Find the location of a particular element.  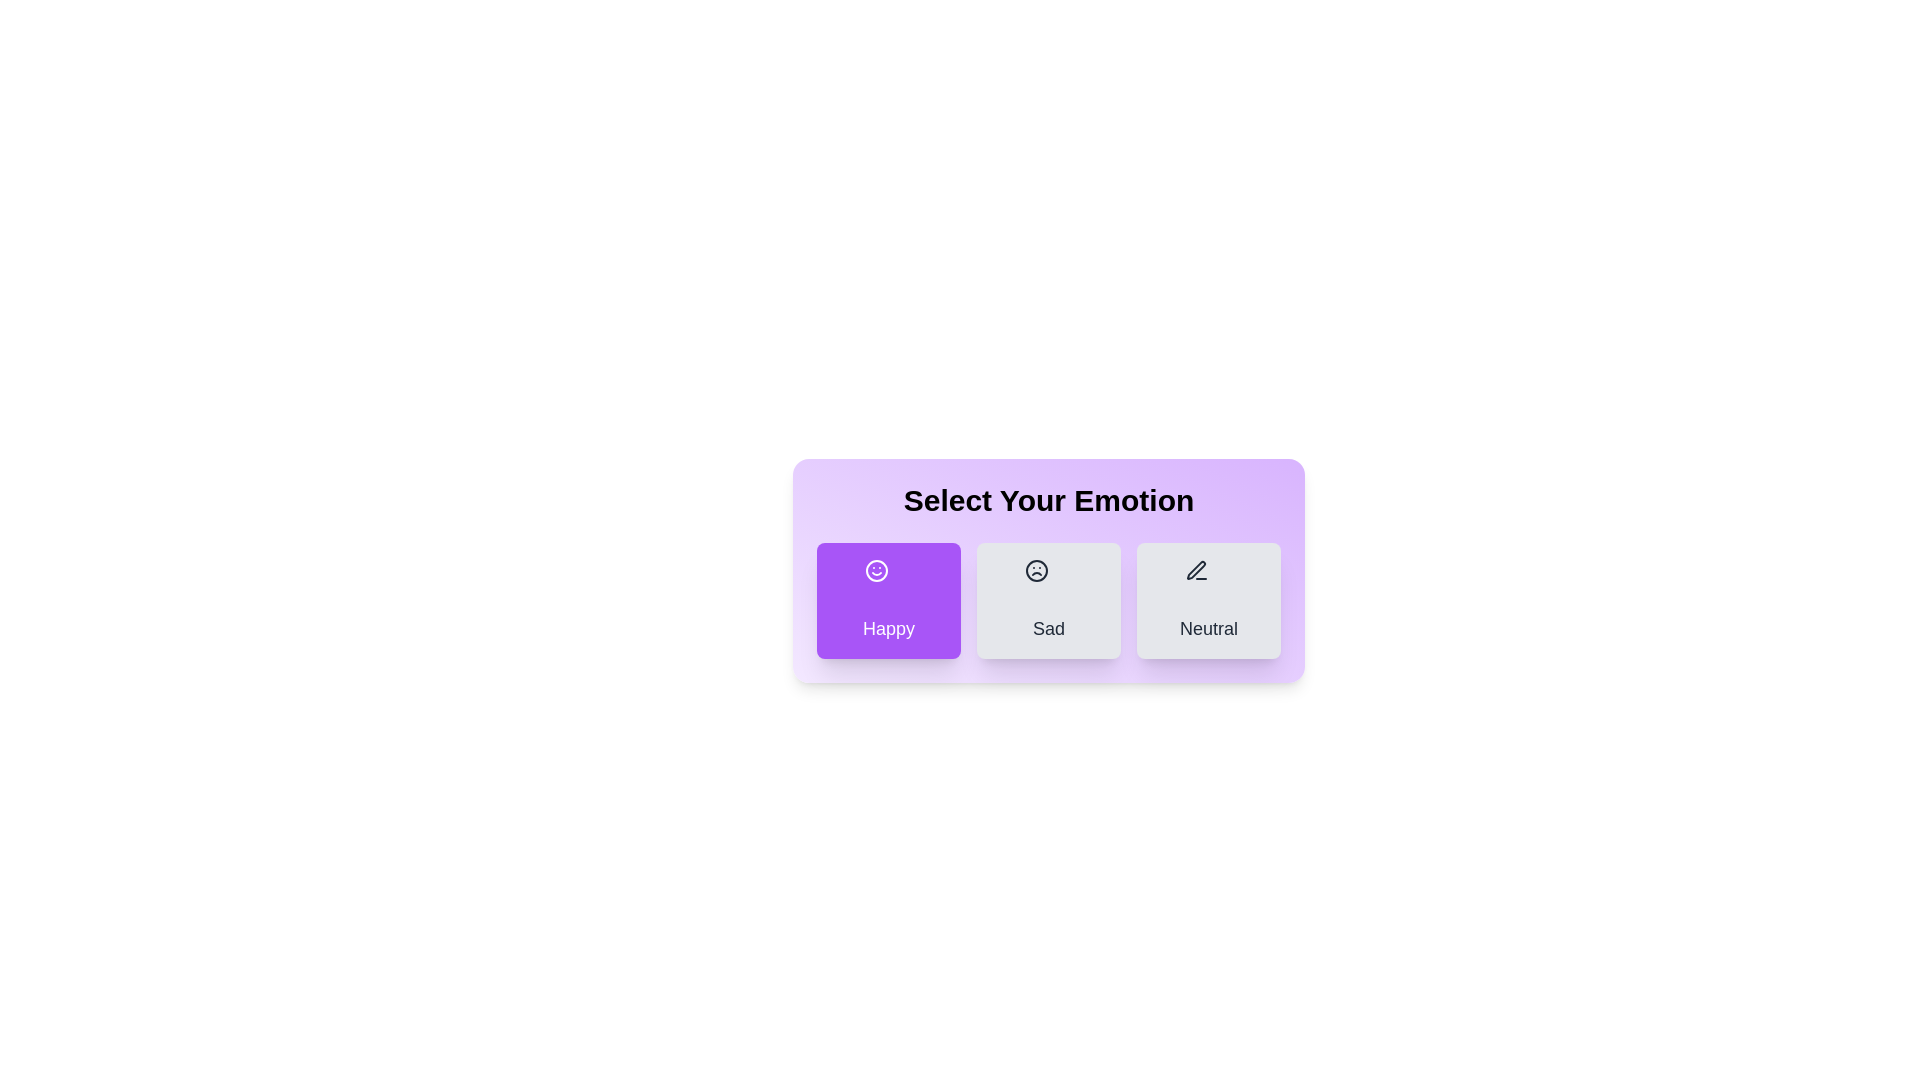

the emotion Sad by clicking on the corresponding button is located at coordinates (1048, 600).